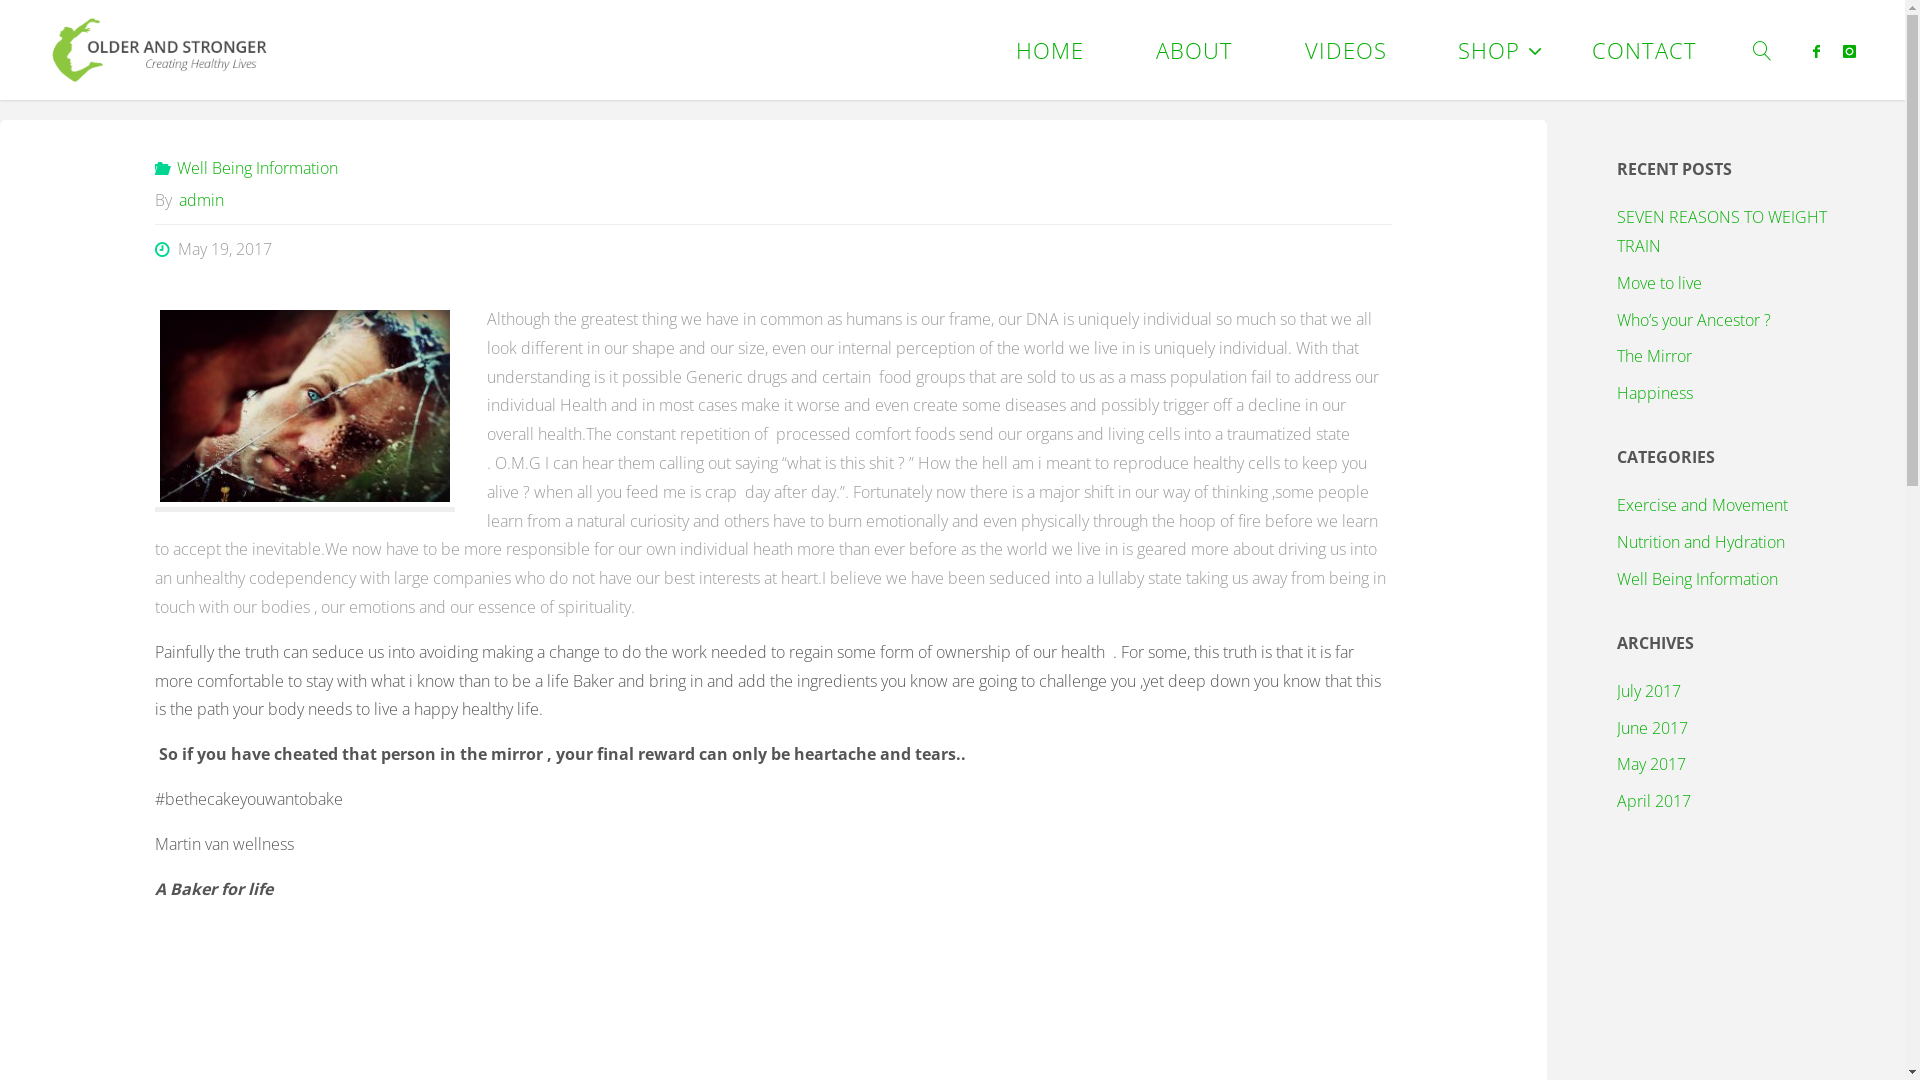 The width and height of the screenshot is (1920, 1080). I want to click on 'April 2017', so click(1654, 800).